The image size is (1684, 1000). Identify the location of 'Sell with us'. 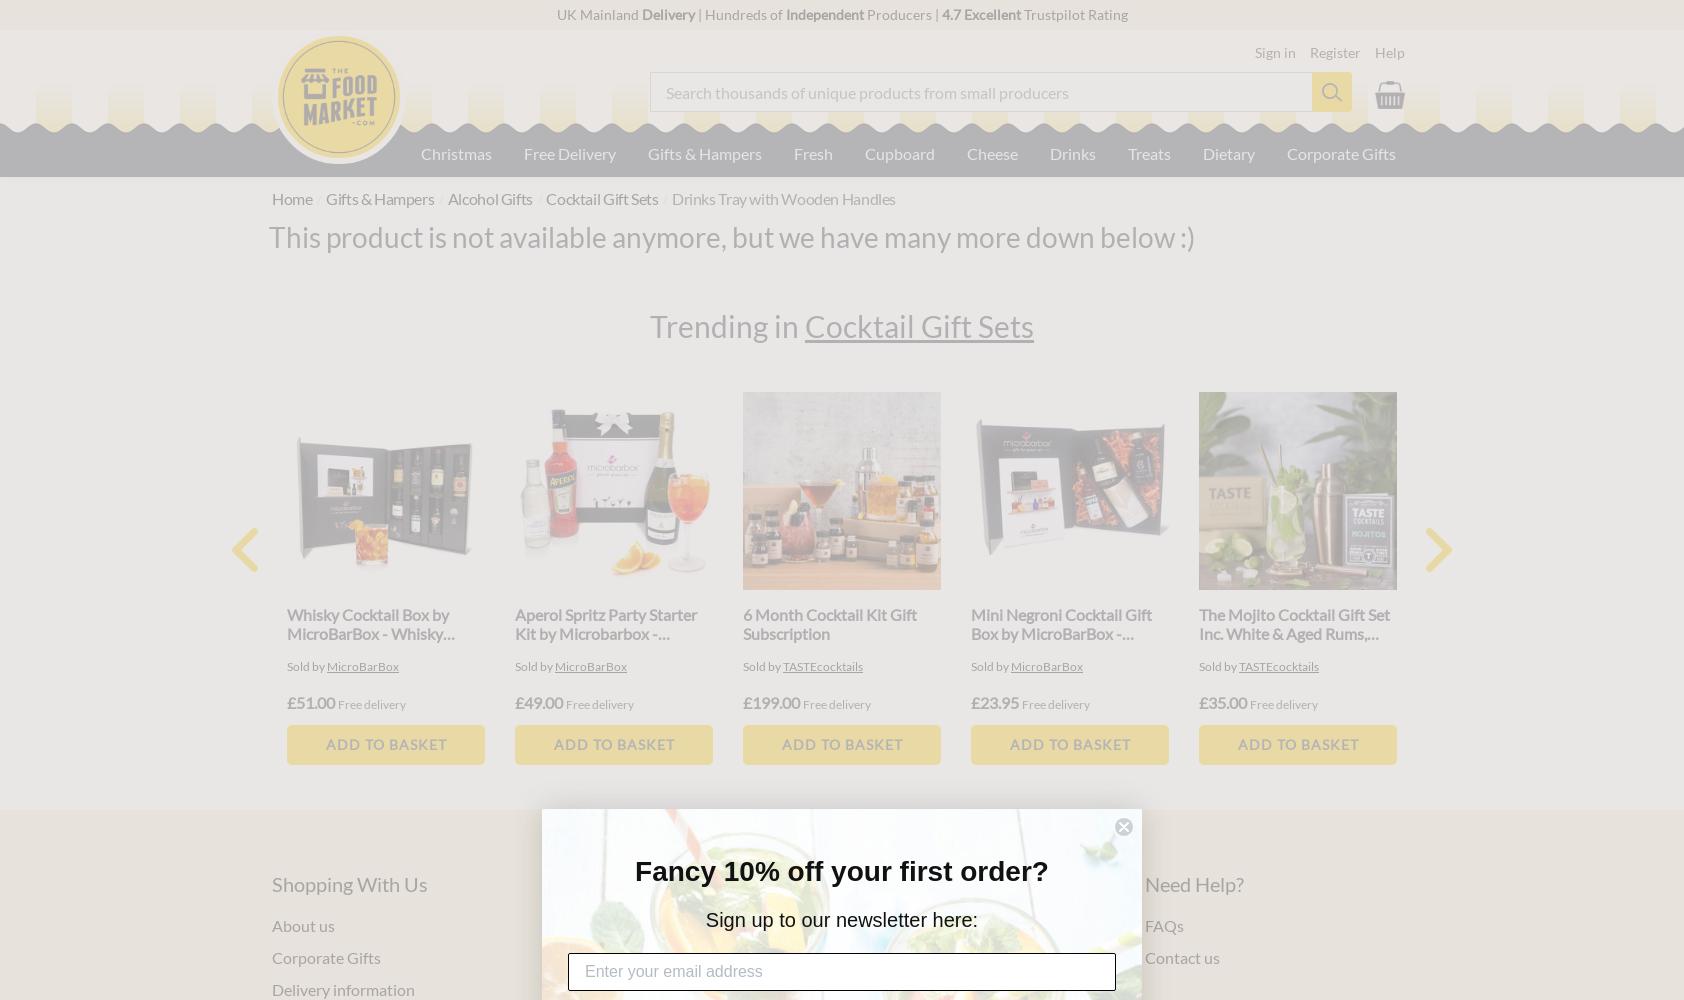
(852, 924).